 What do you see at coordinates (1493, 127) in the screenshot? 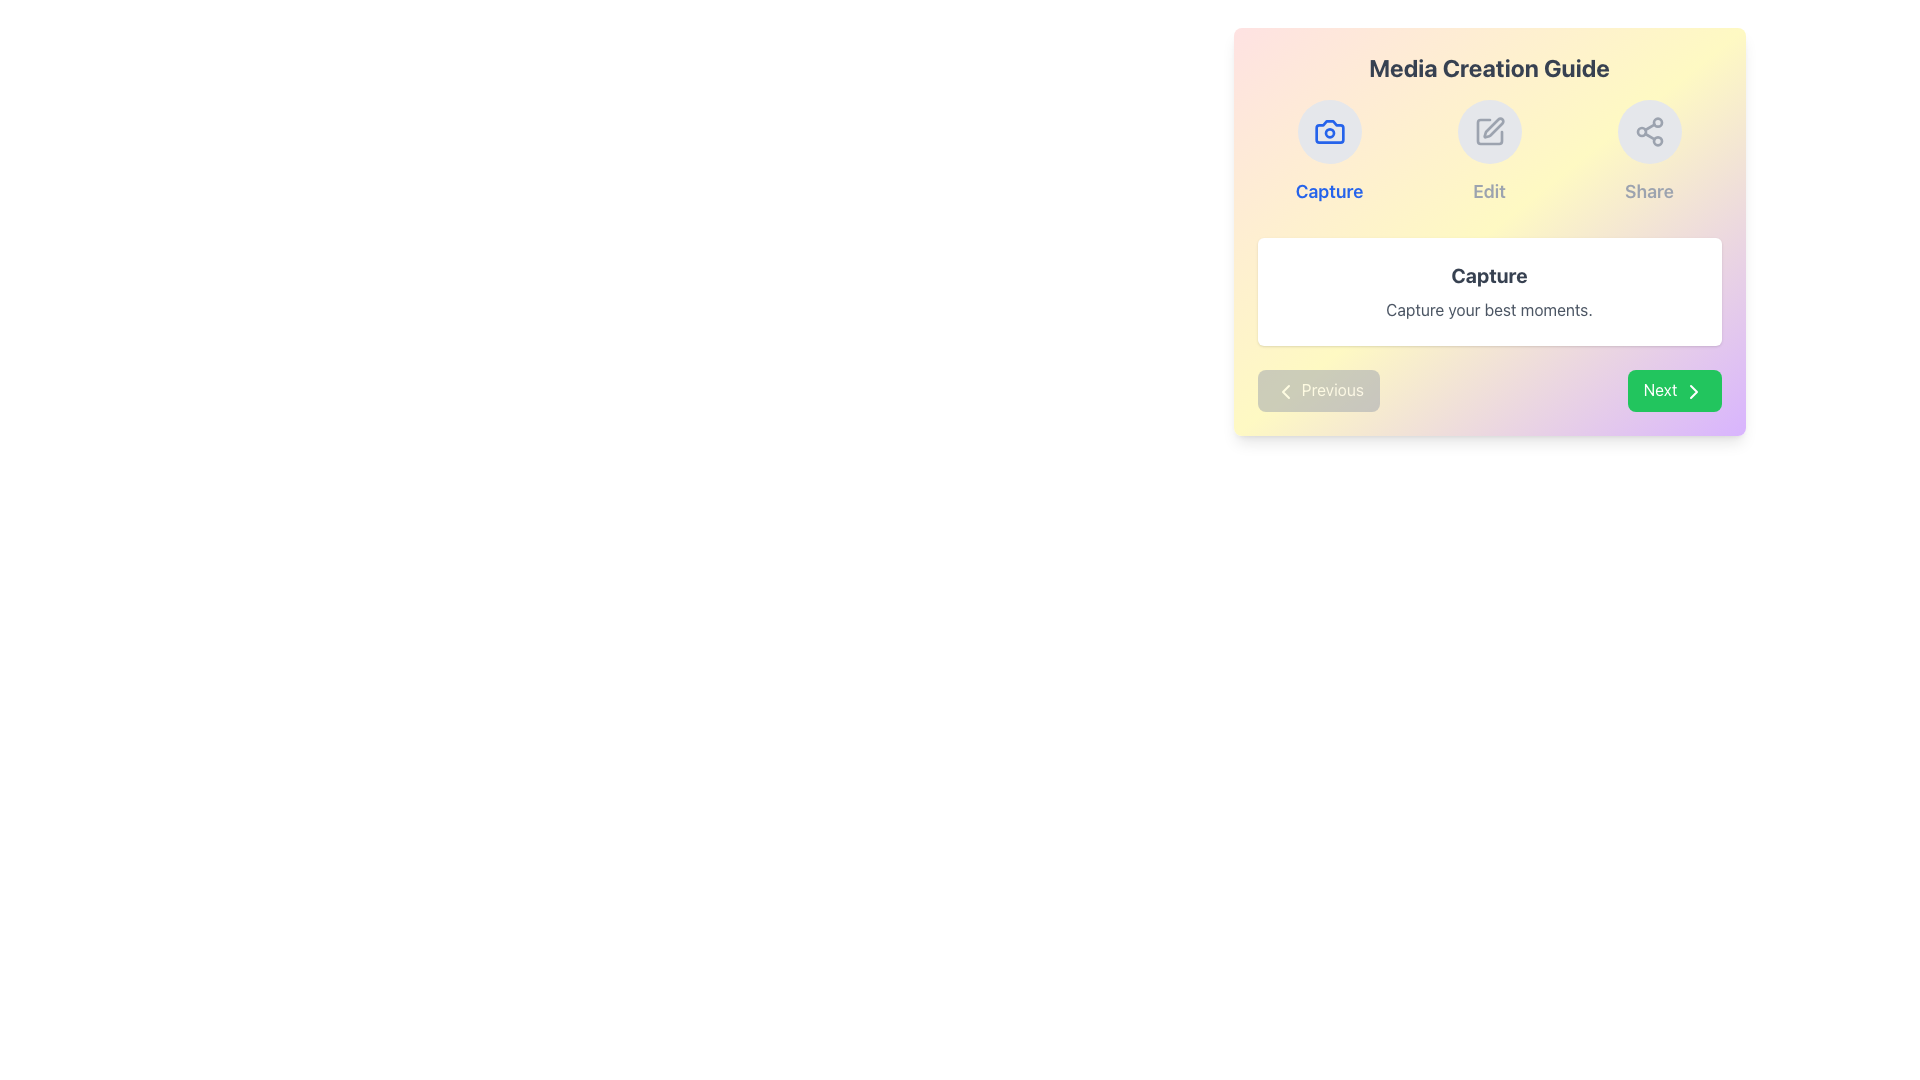
I see `the pen-shaped editing tool icon located centrally within the second circular button at the upper-center area of the interface` at bounding box center [1493, 127].